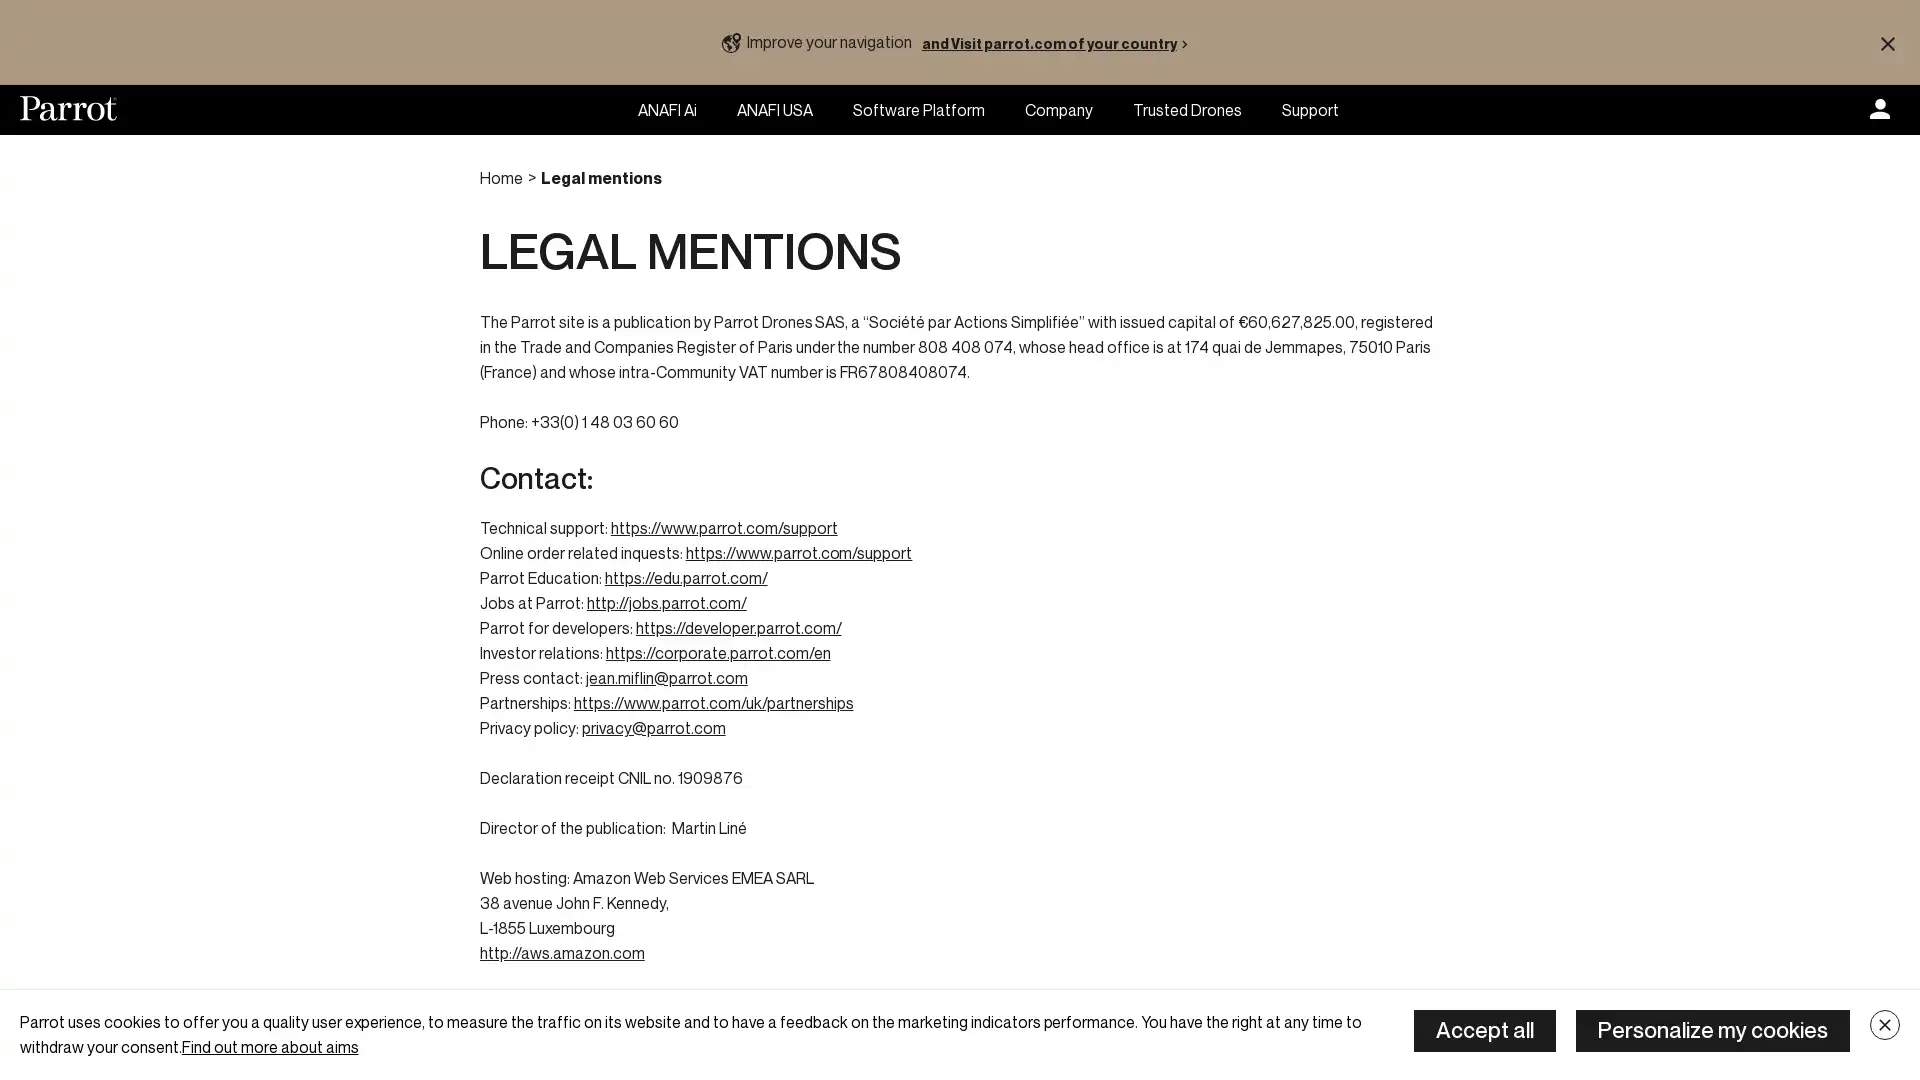 The height and width of the screenshot is (1080, 1920). What do you see at coordinates (1058, 42) in the screenshot?
I see `and Visit parrot.com of your country go to my shop` at bounding box center [1058, 42].